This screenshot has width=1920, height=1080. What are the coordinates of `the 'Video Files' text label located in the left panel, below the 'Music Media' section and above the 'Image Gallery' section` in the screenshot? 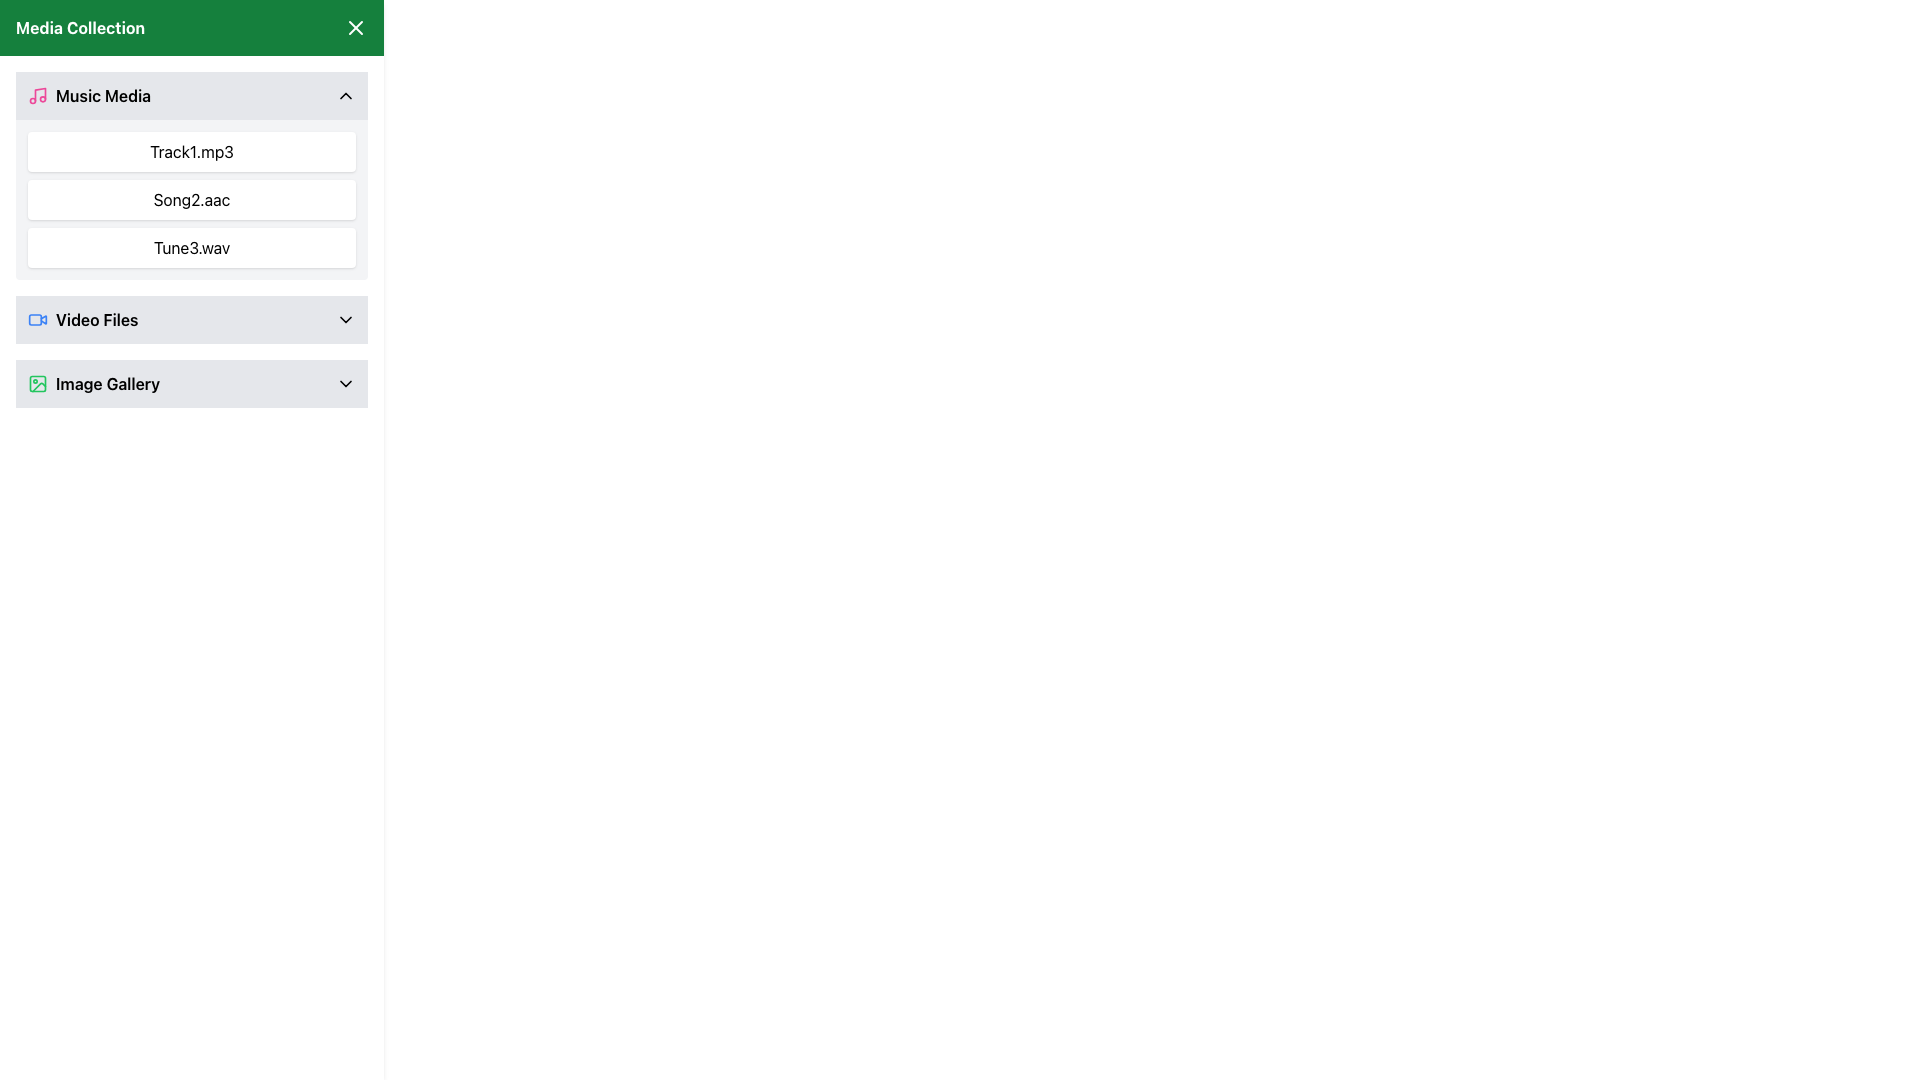 It's located at (96, 319).